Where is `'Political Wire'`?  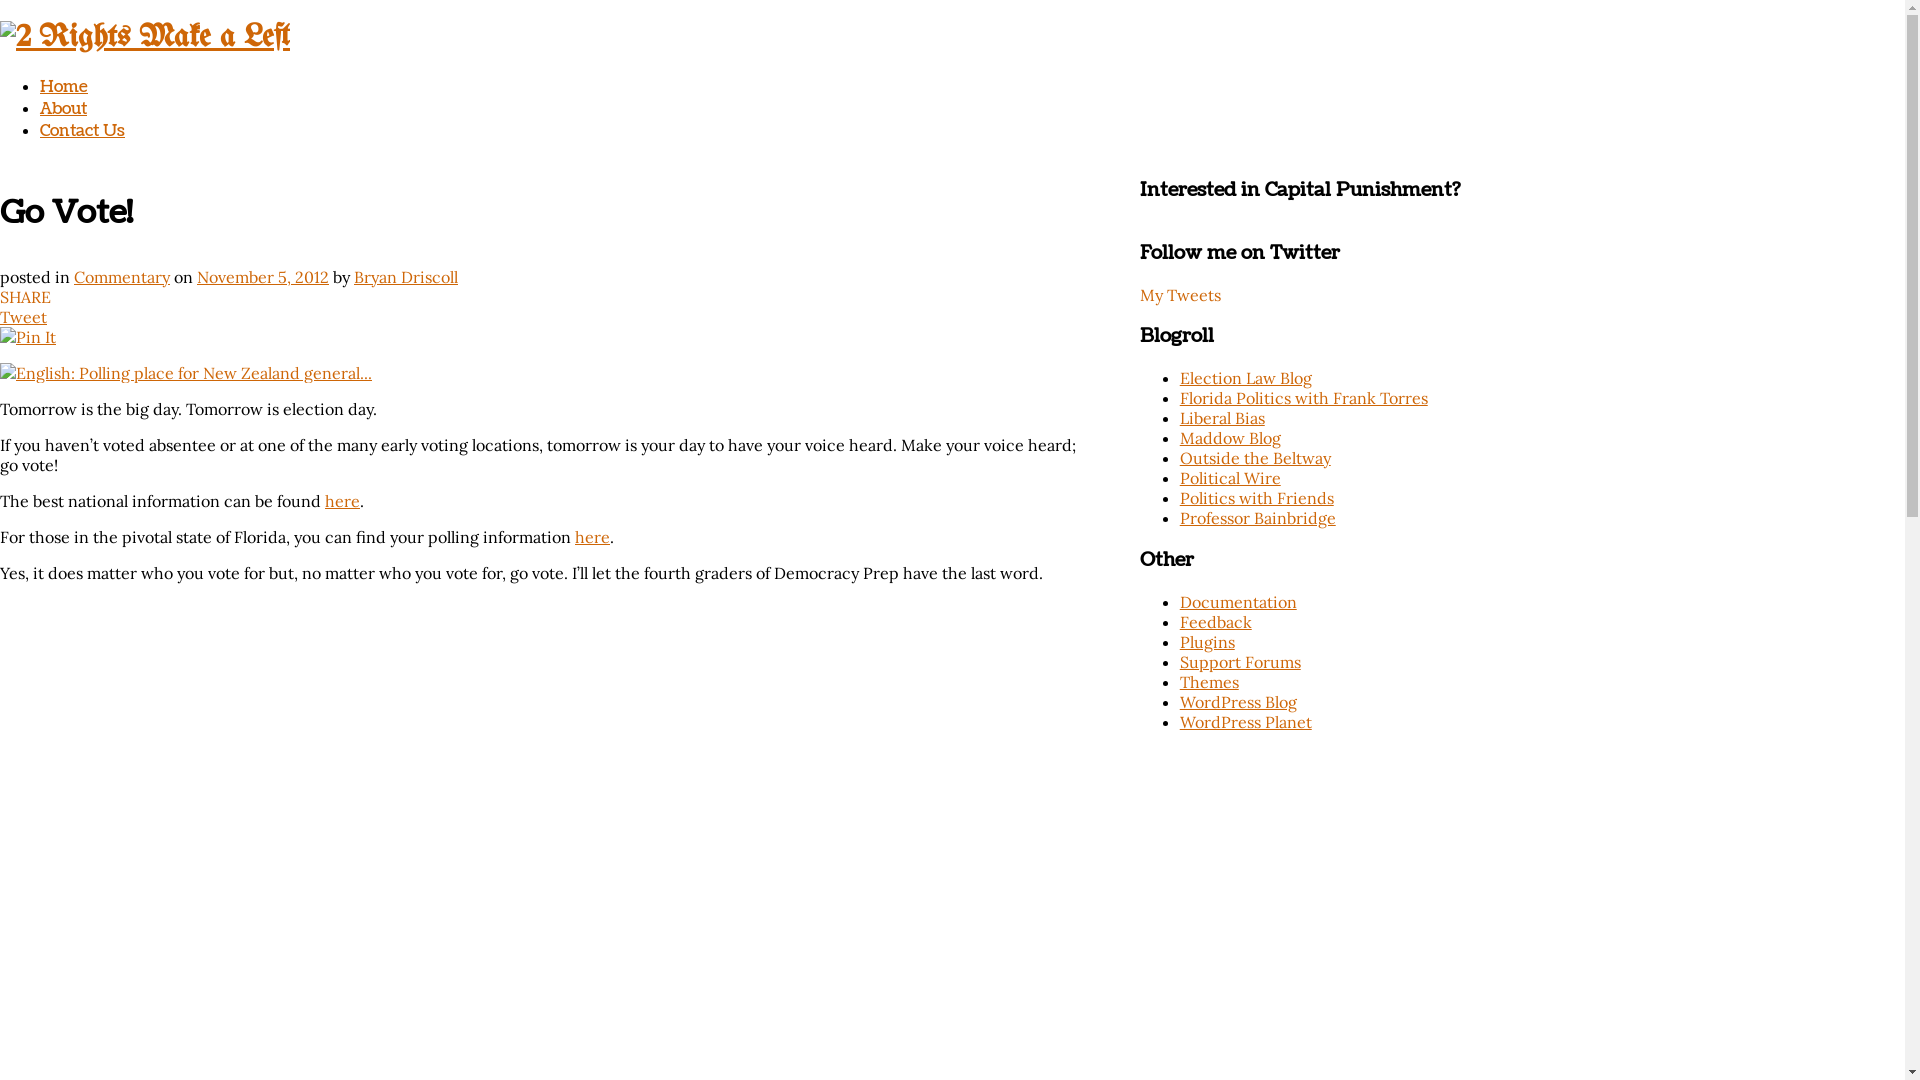 'Political Wire' is located at coordinates (1229, 478).